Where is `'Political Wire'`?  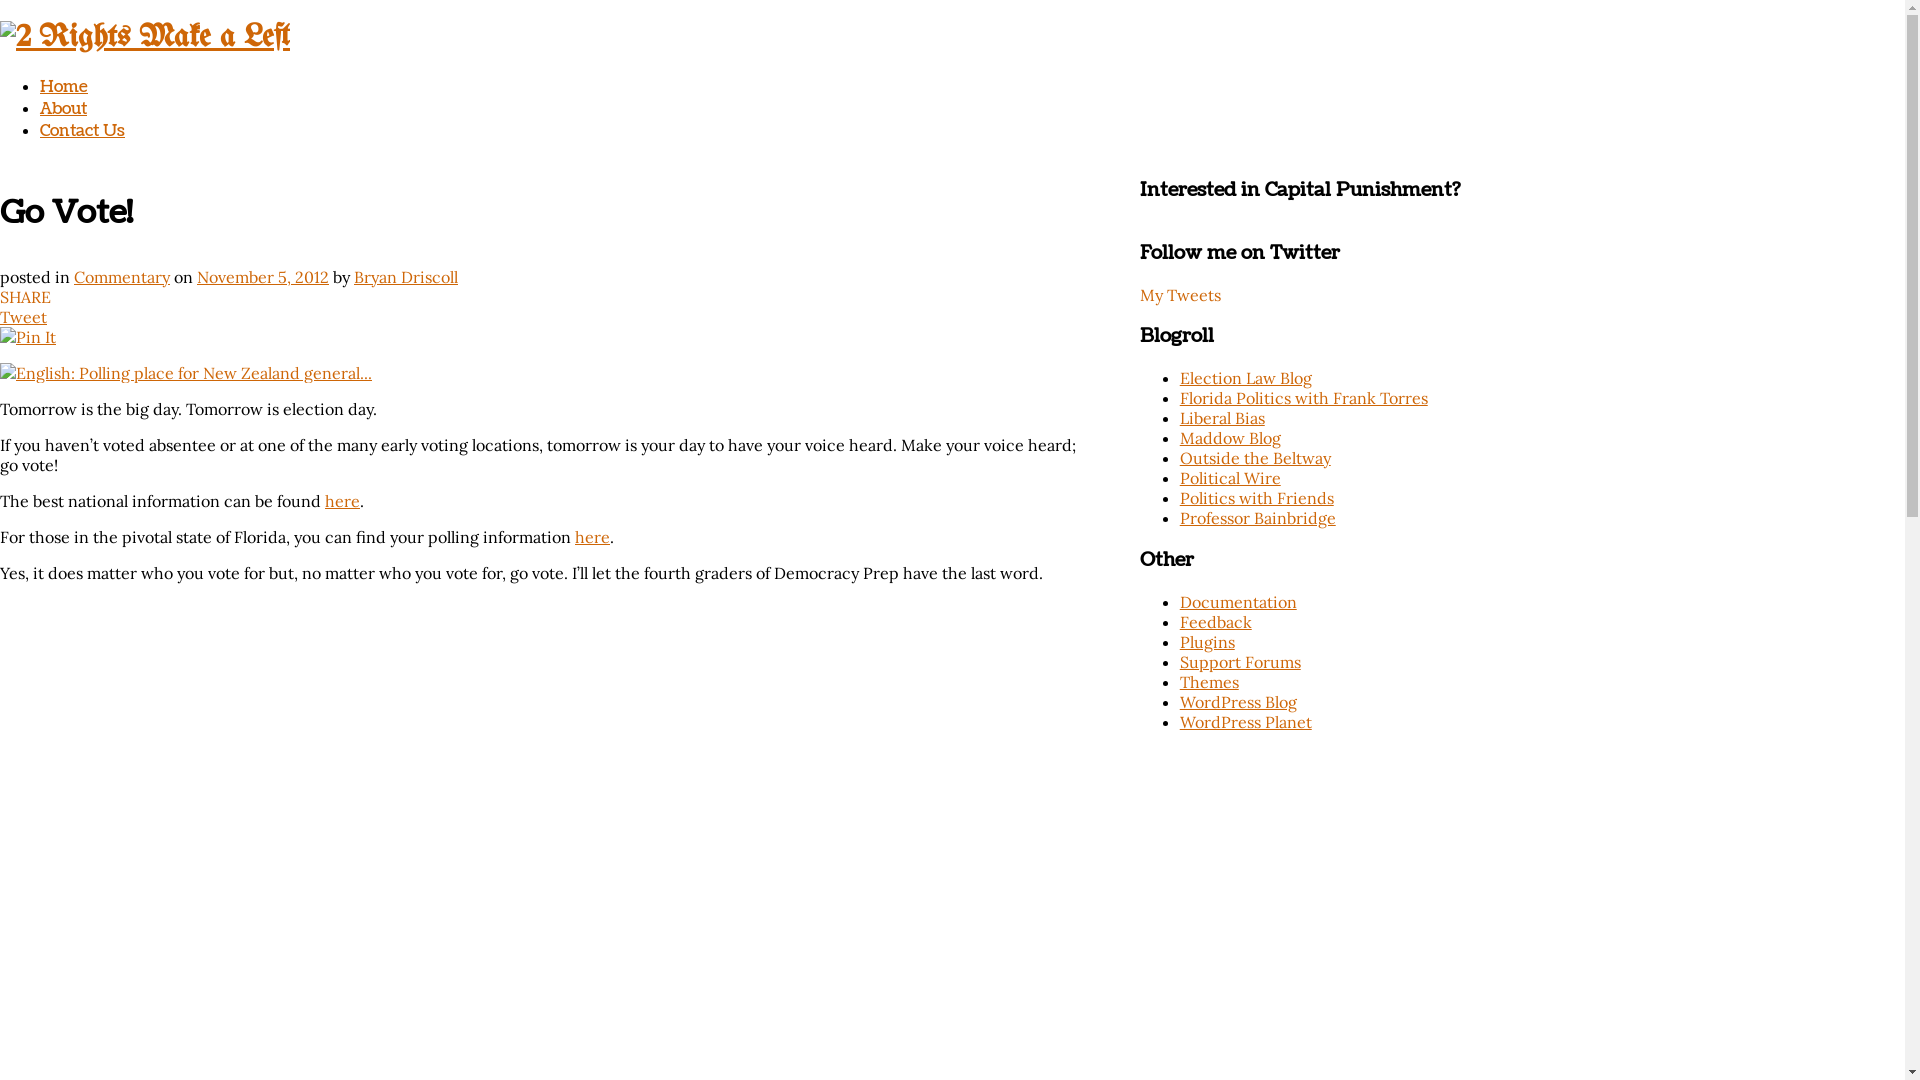 'Political Wire' is located at coordinates (1229, 478).